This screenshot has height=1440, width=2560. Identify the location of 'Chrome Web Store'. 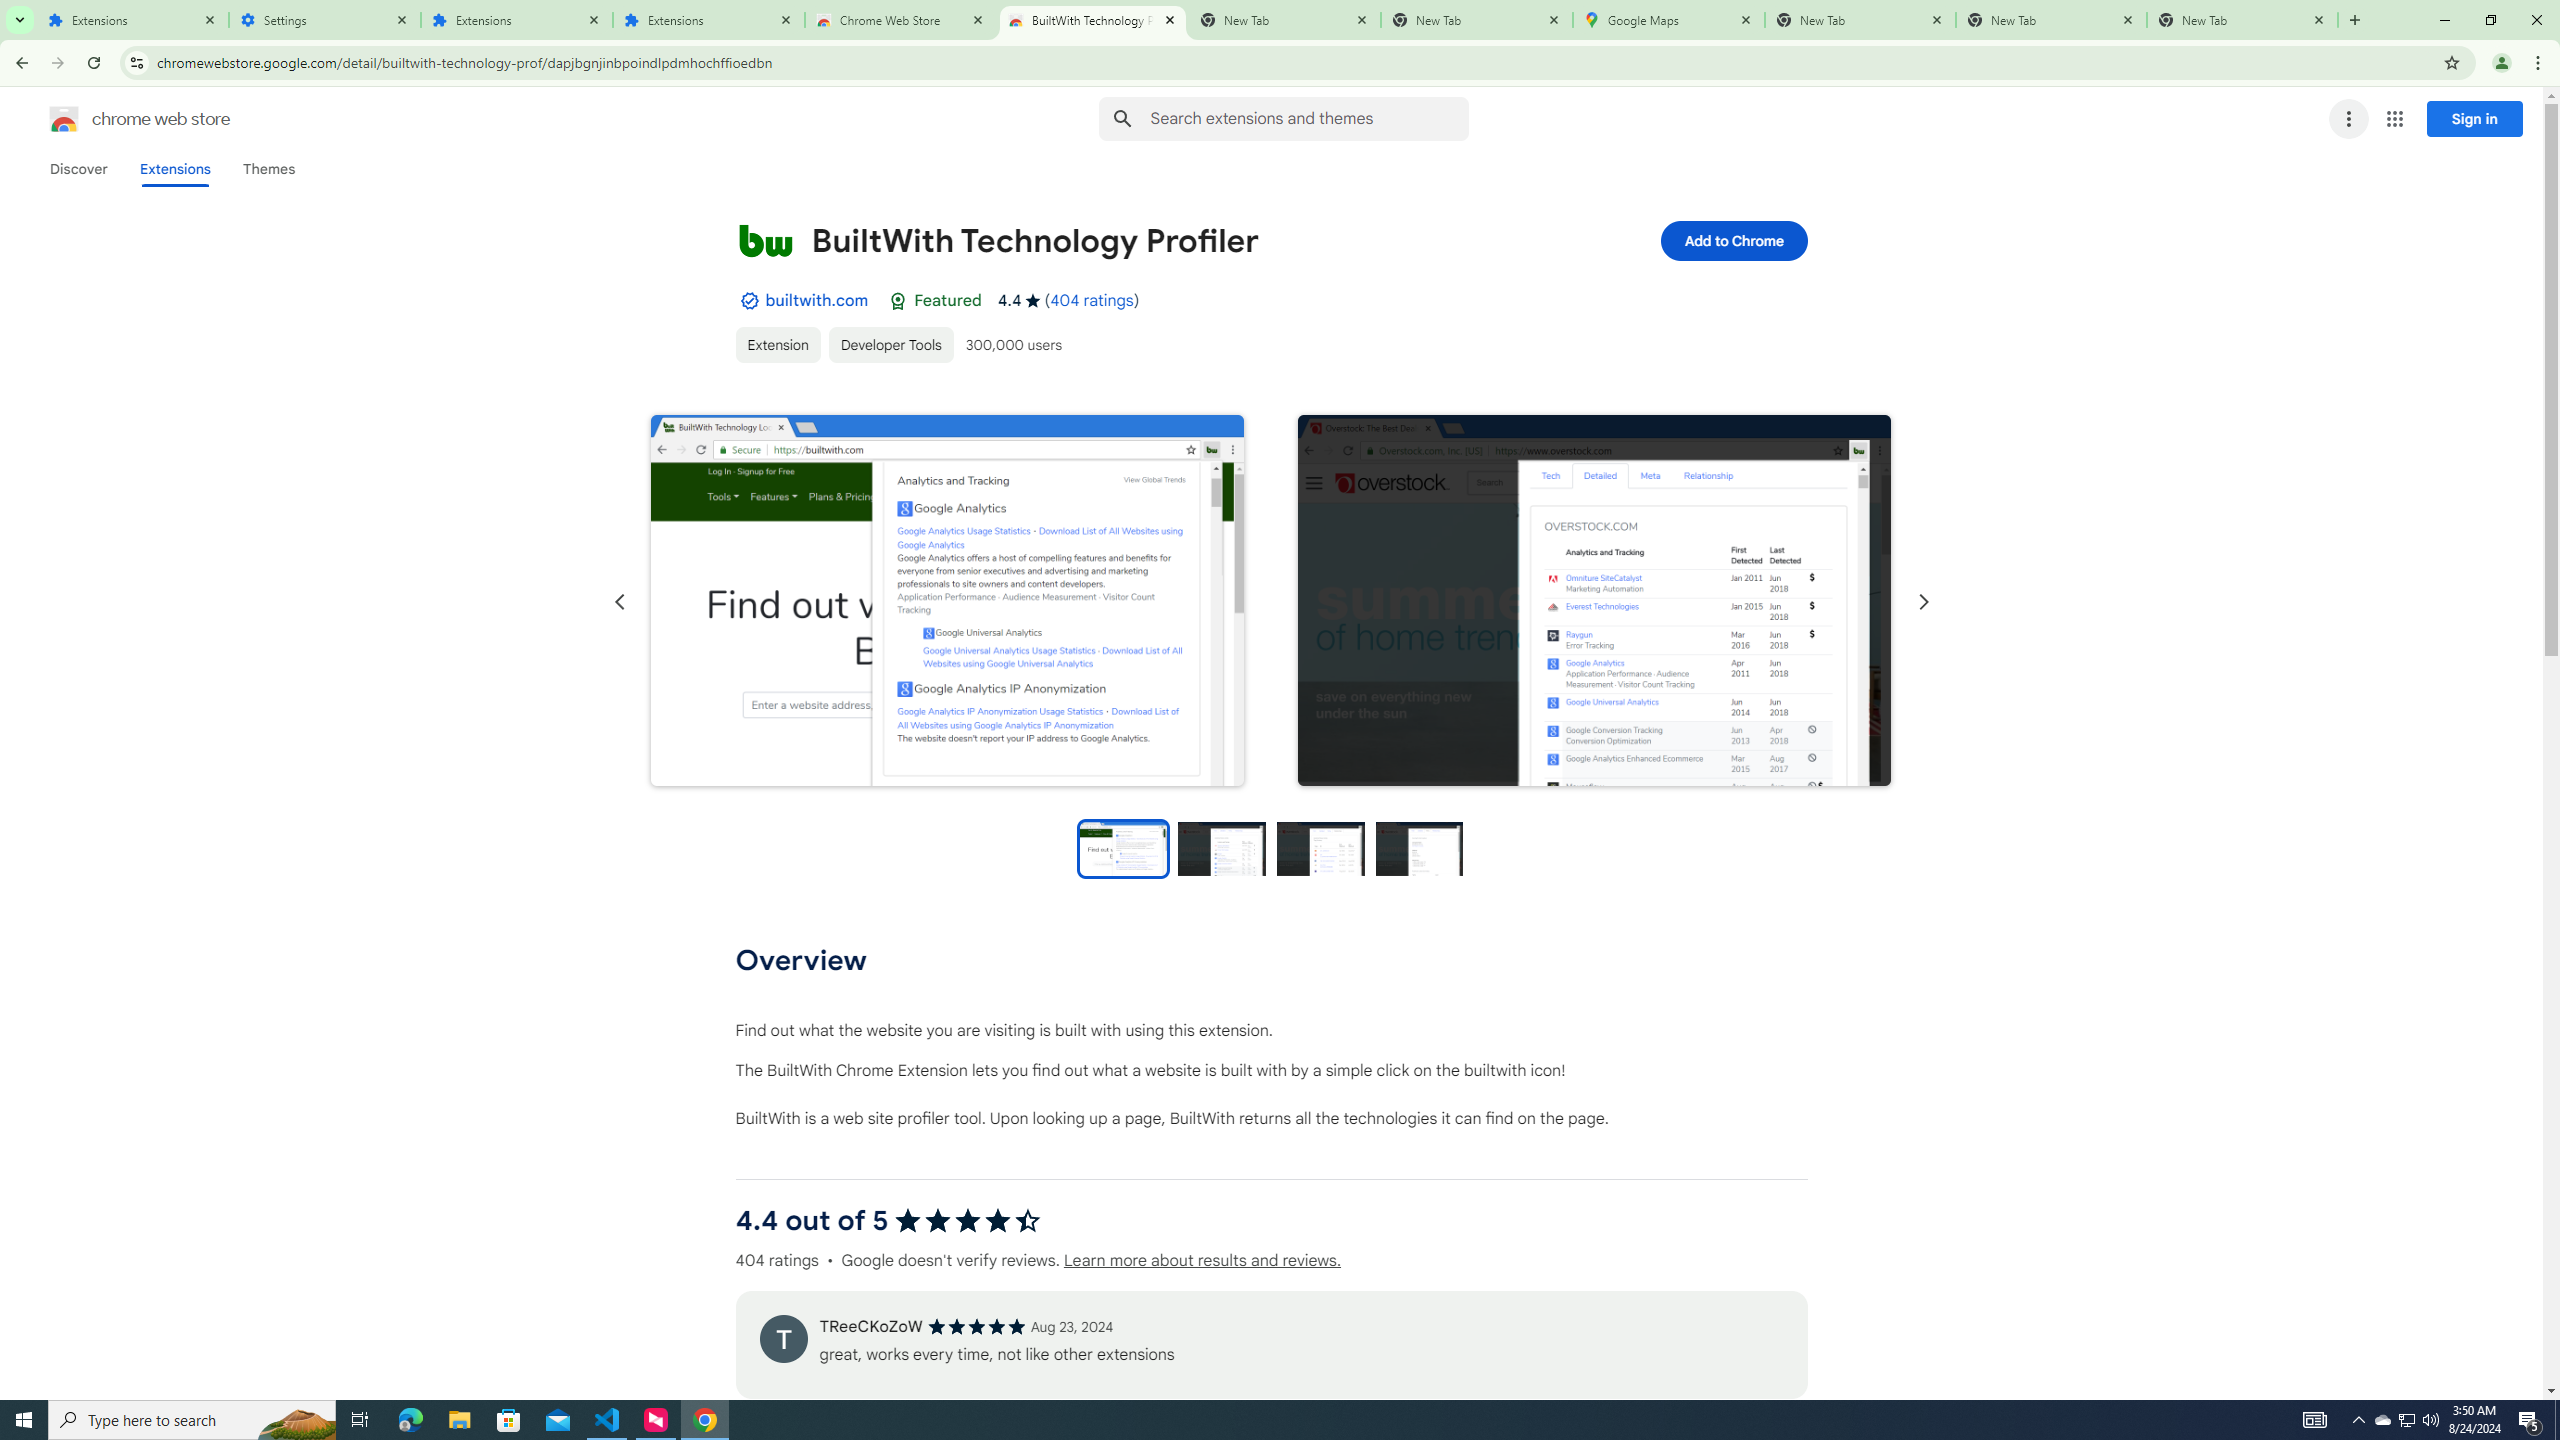
(900, 19).